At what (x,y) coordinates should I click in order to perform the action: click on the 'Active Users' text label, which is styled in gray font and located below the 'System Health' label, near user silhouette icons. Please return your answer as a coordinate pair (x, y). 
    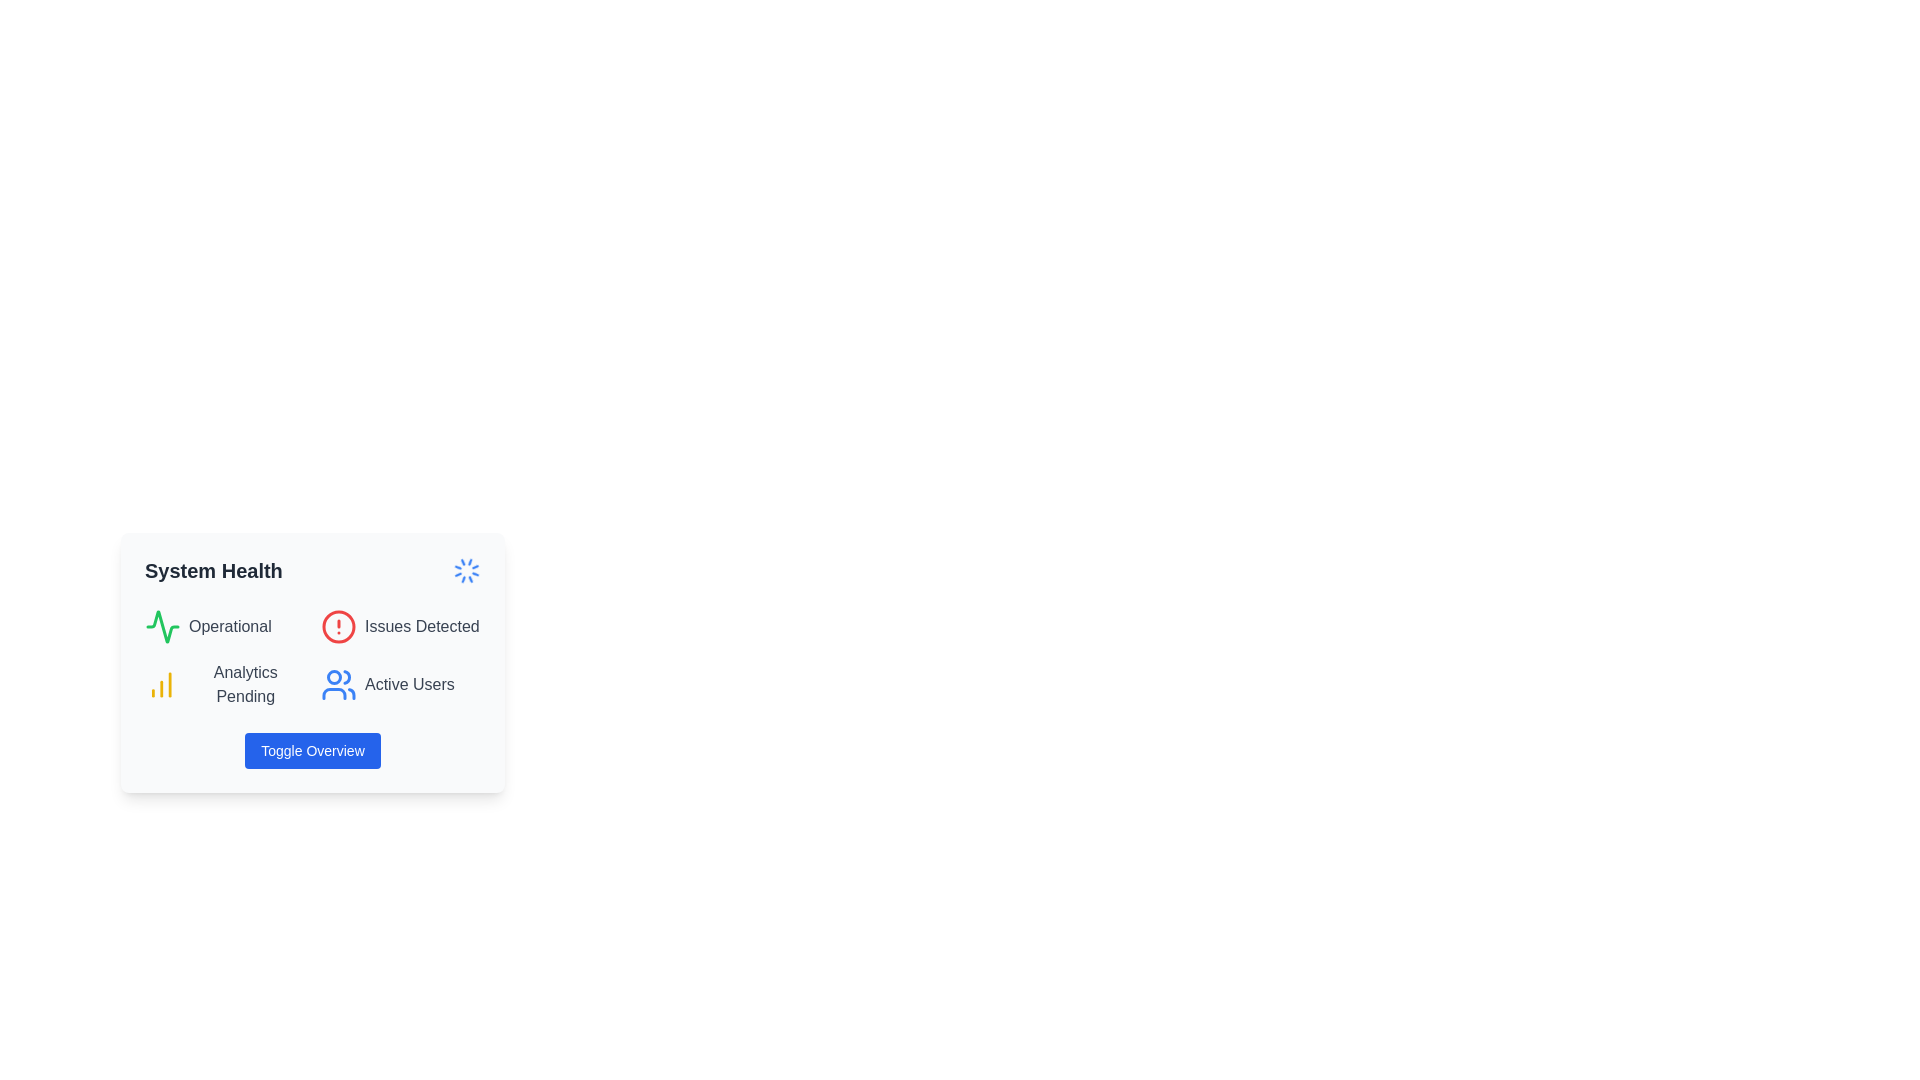
    Looking at the image, I should click on (408, 684).